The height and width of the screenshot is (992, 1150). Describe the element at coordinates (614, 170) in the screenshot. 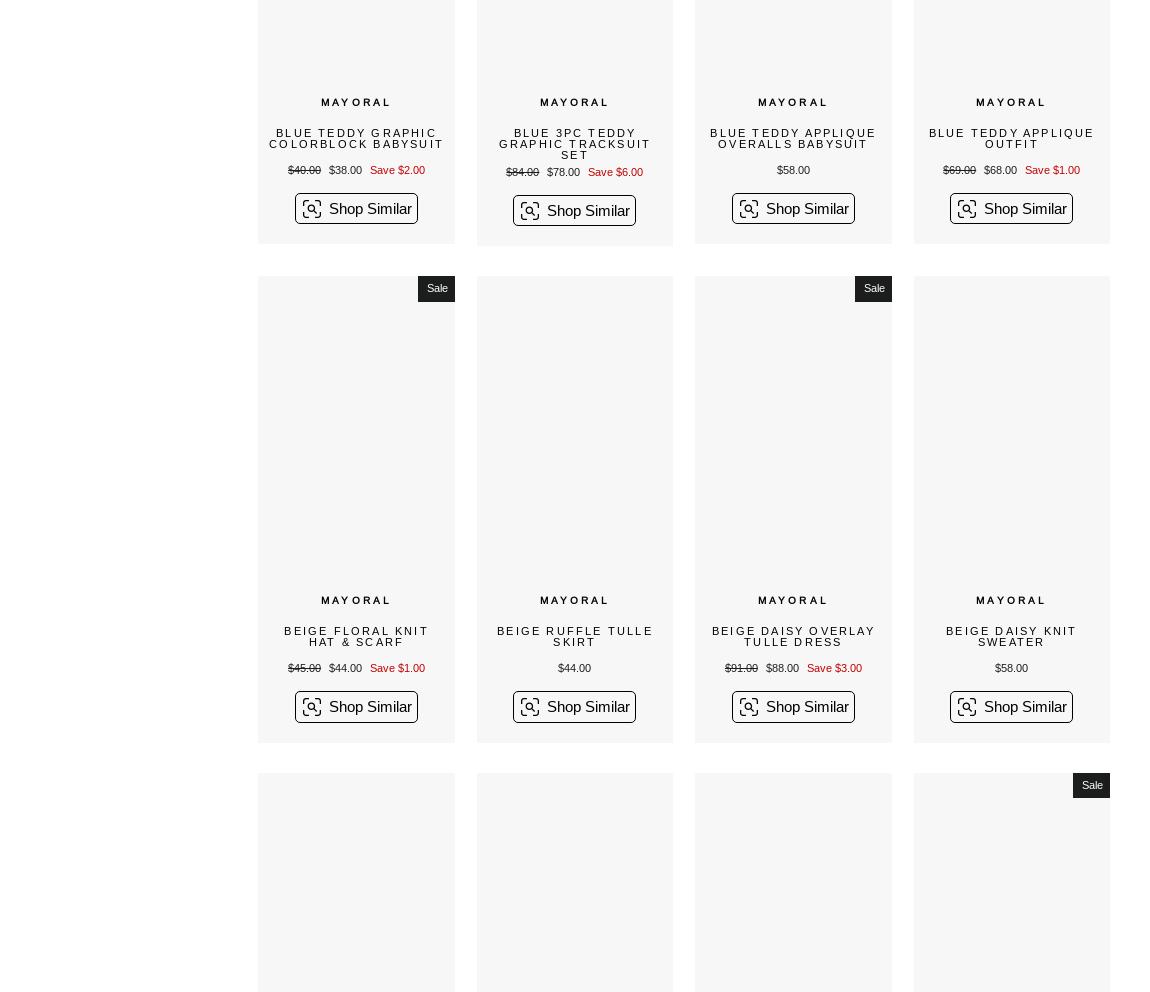

I see `'Save $6.00'` at that location.